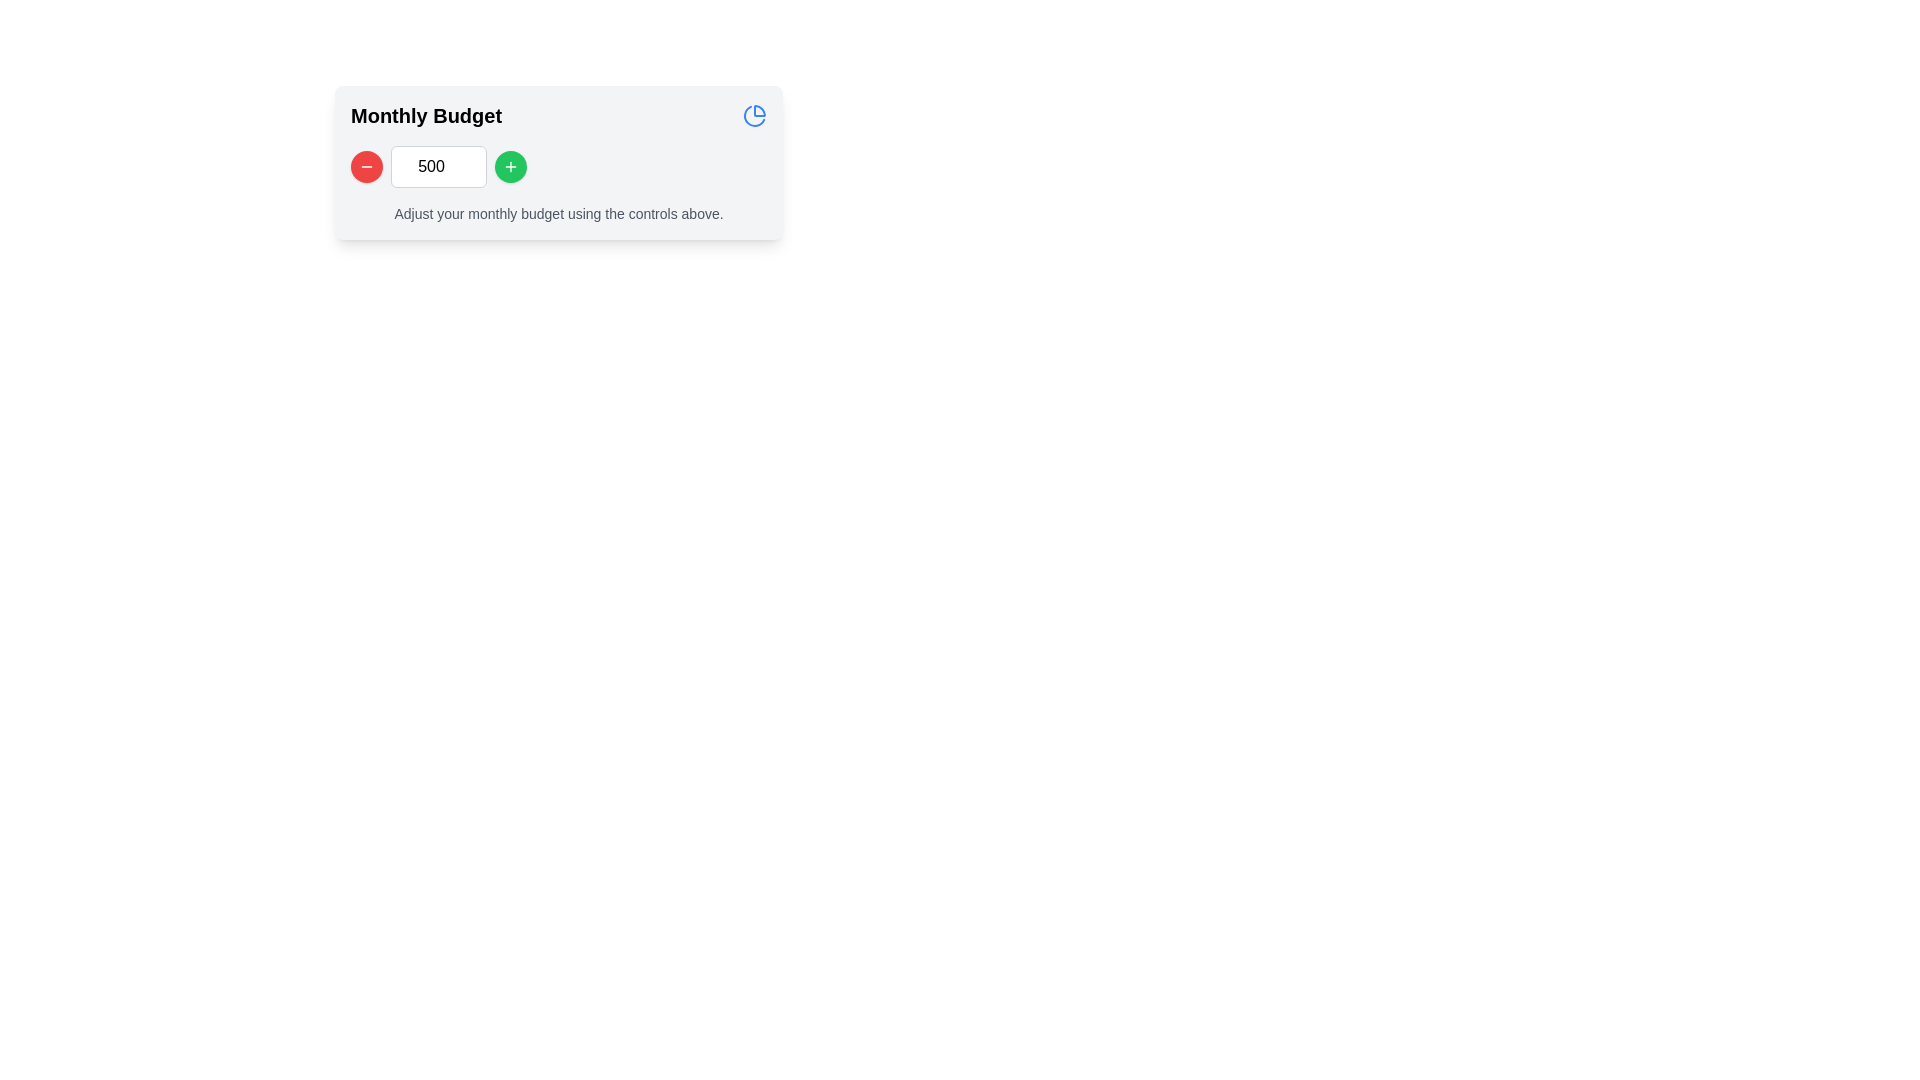 The height and width of the screenshot is (1080, 1920). I want to click on the fifth button located to the right of the numeric input box to increase the displayed value, so click(510, 165).